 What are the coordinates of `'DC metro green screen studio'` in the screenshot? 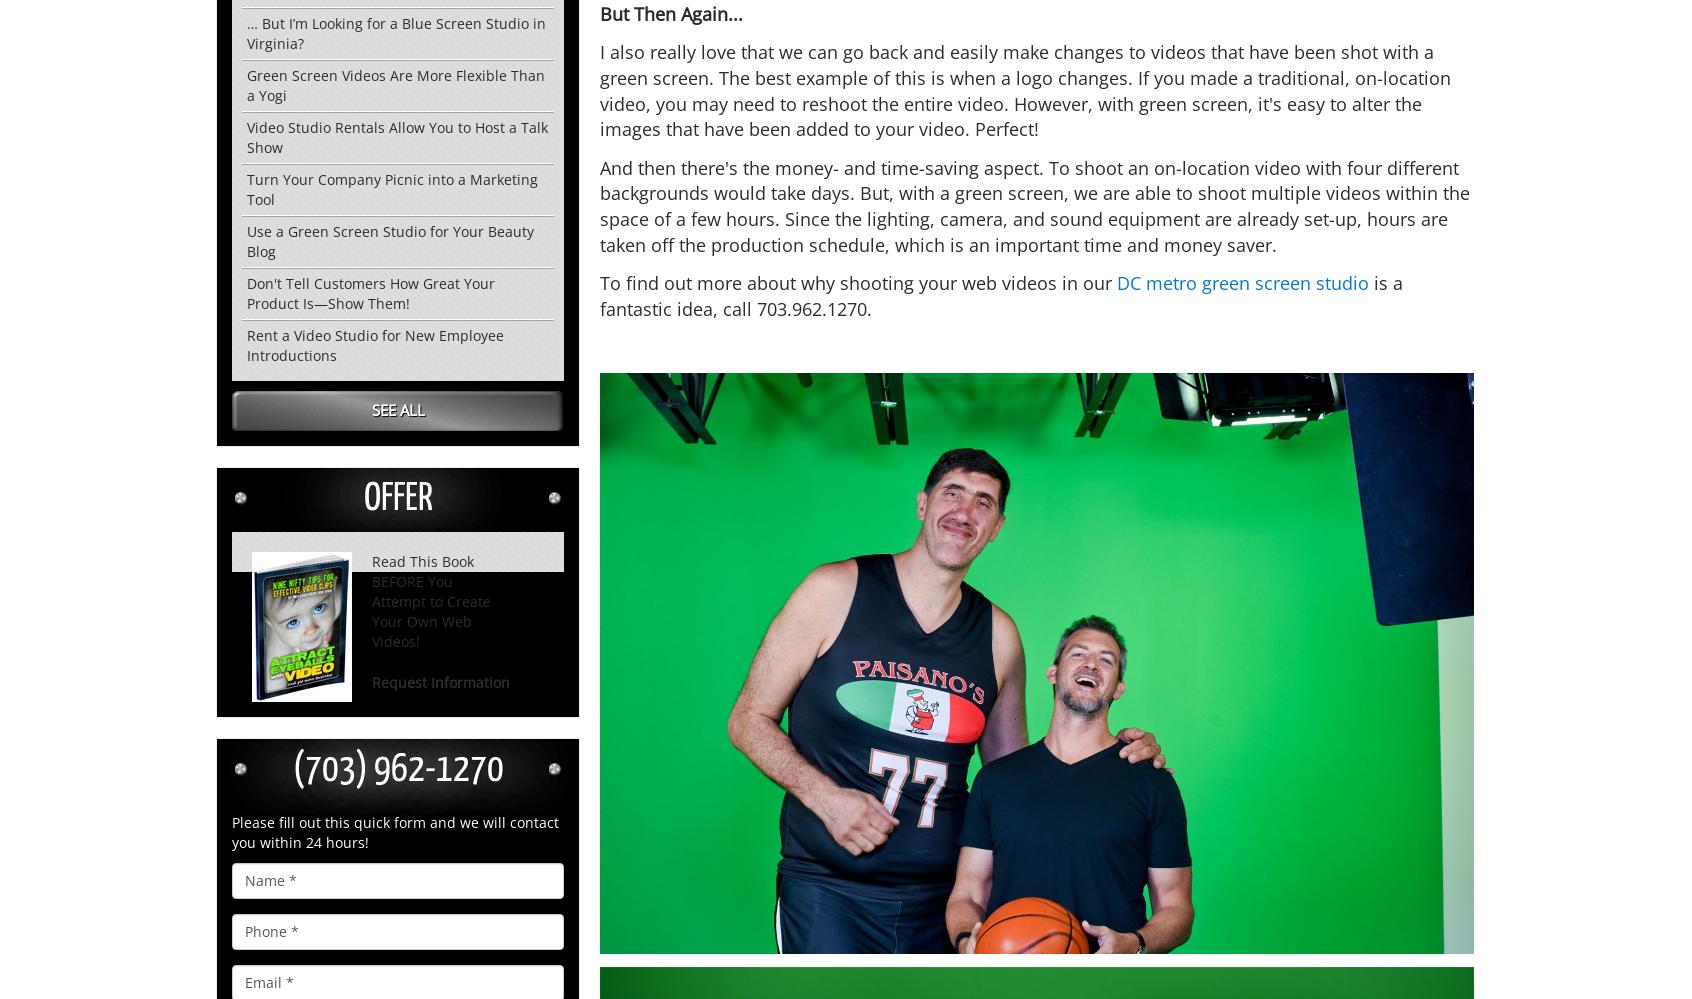 It's located at (1242, 282).